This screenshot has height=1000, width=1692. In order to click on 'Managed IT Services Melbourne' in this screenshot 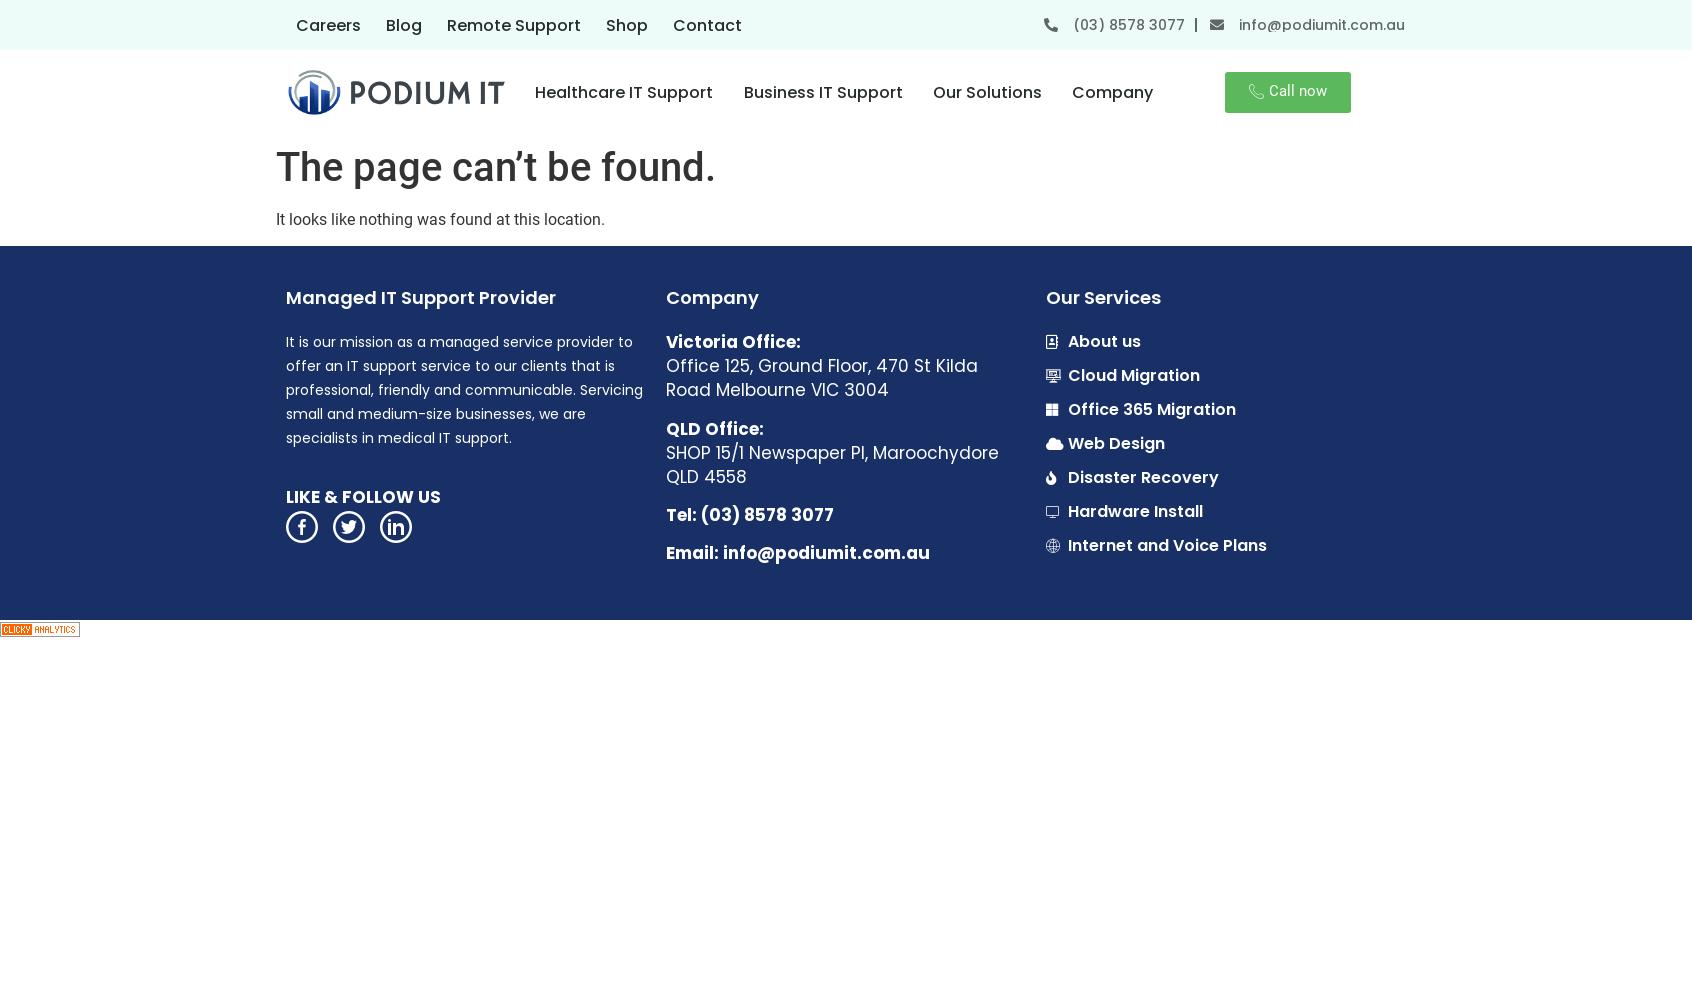, I will do `click(827, 140)`.